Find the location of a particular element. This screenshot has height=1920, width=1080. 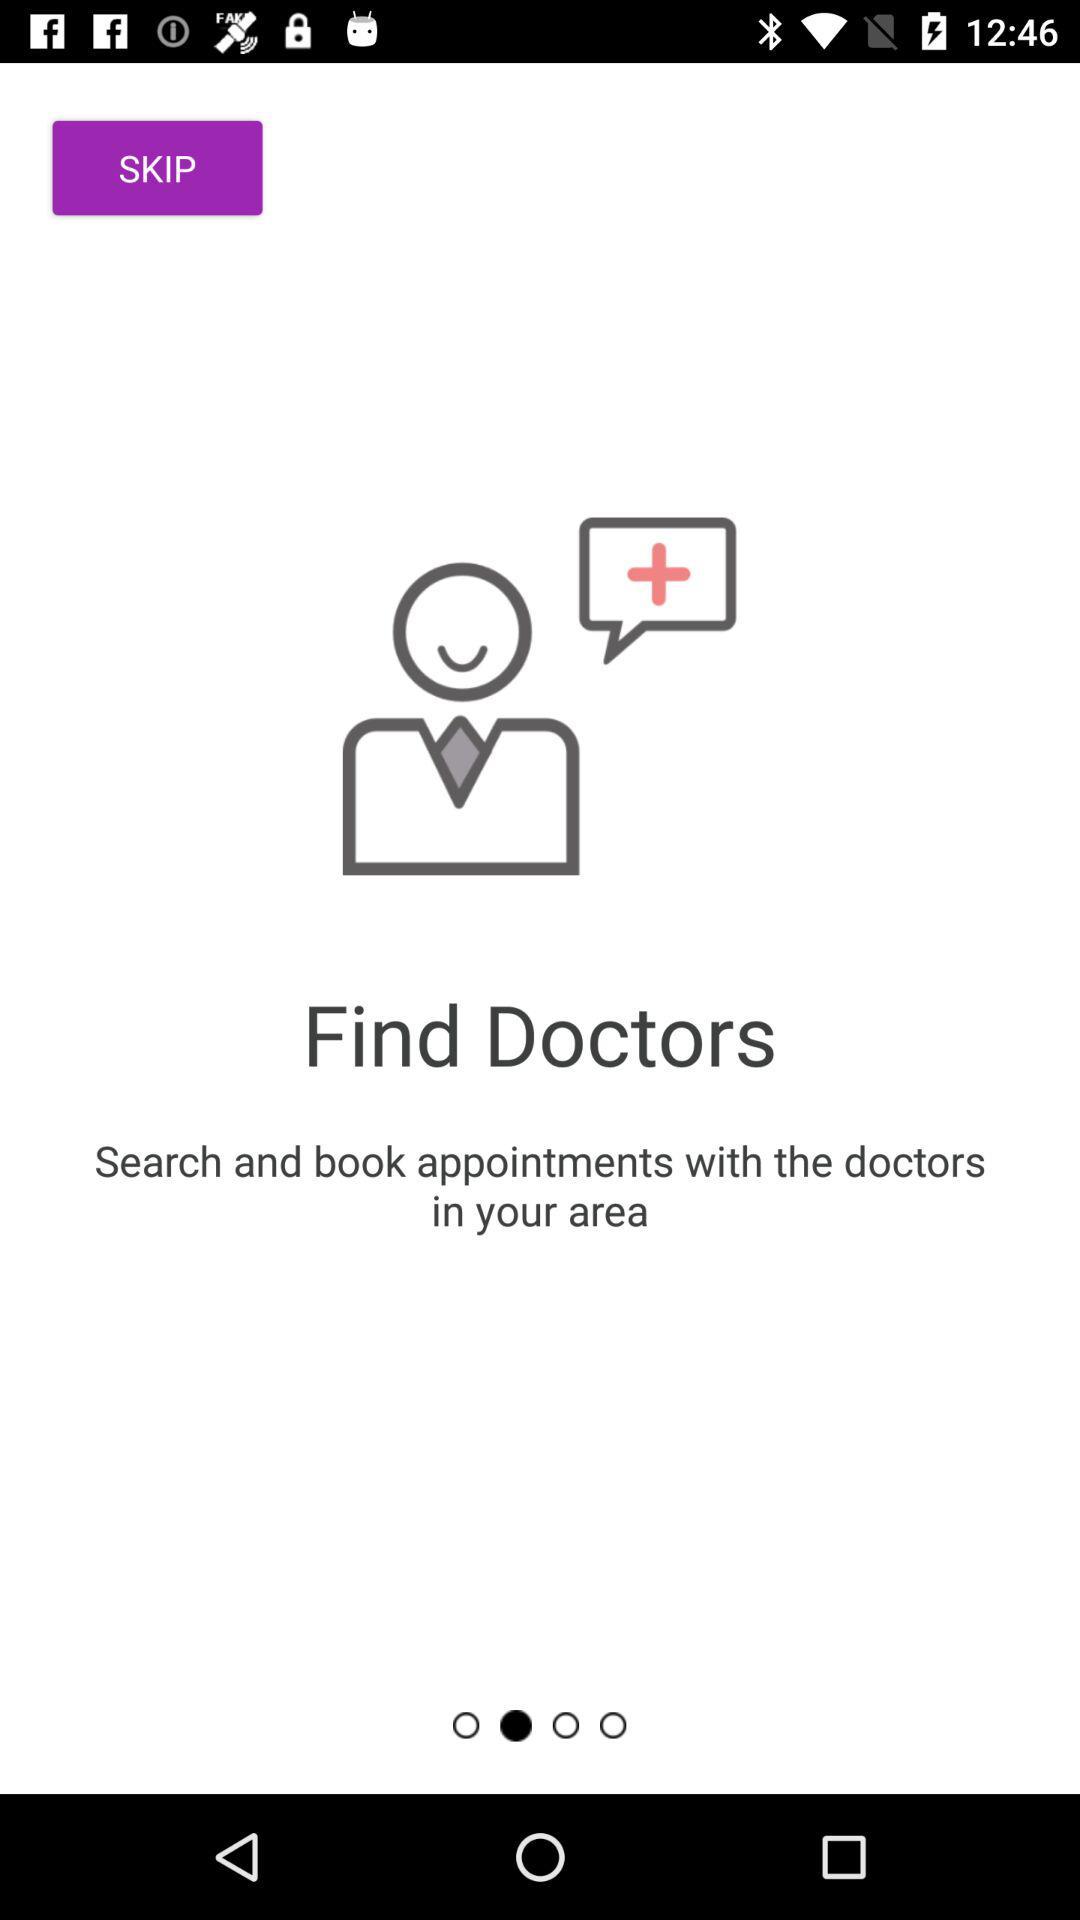

the skip is located at coordinates (156, 168).